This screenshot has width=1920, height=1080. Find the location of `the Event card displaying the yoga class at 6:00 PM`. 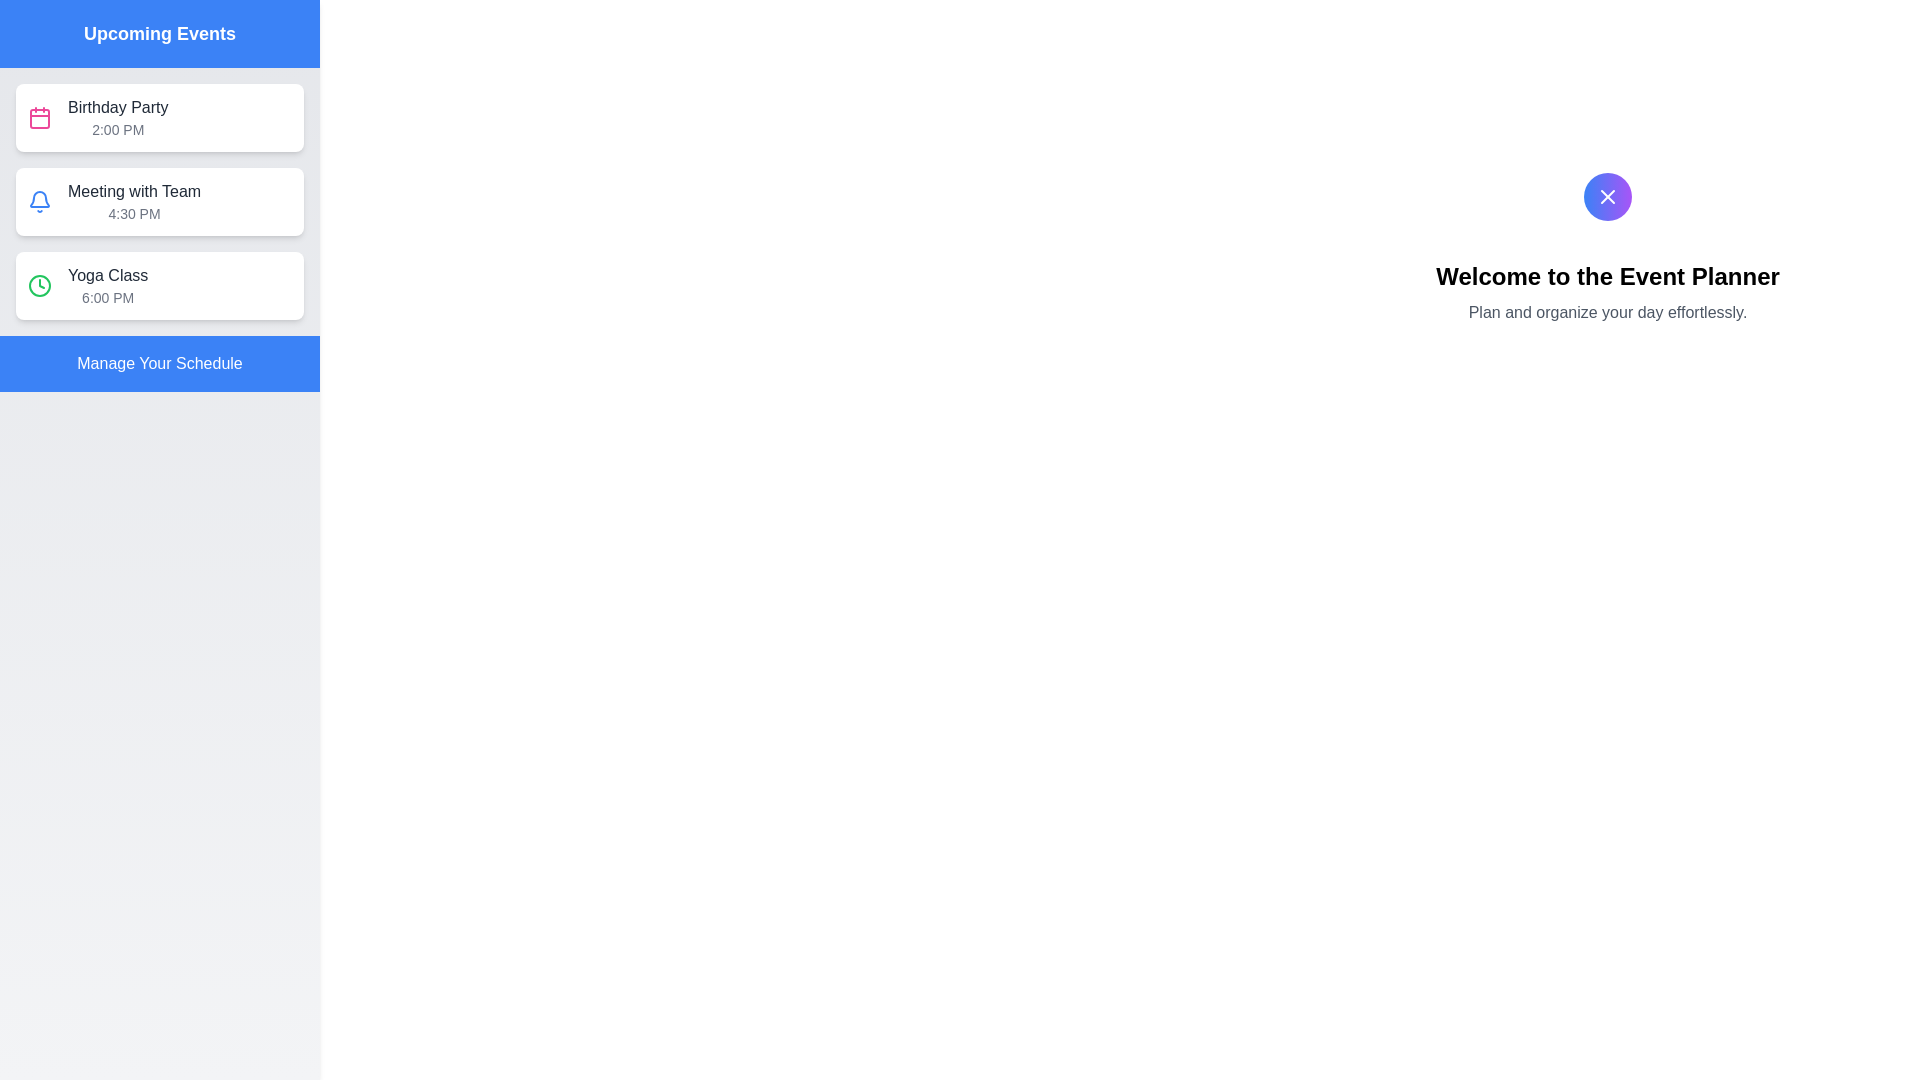

the Event card displaying the yoga class at 6:00 PM is located at coordinates (158, 285).